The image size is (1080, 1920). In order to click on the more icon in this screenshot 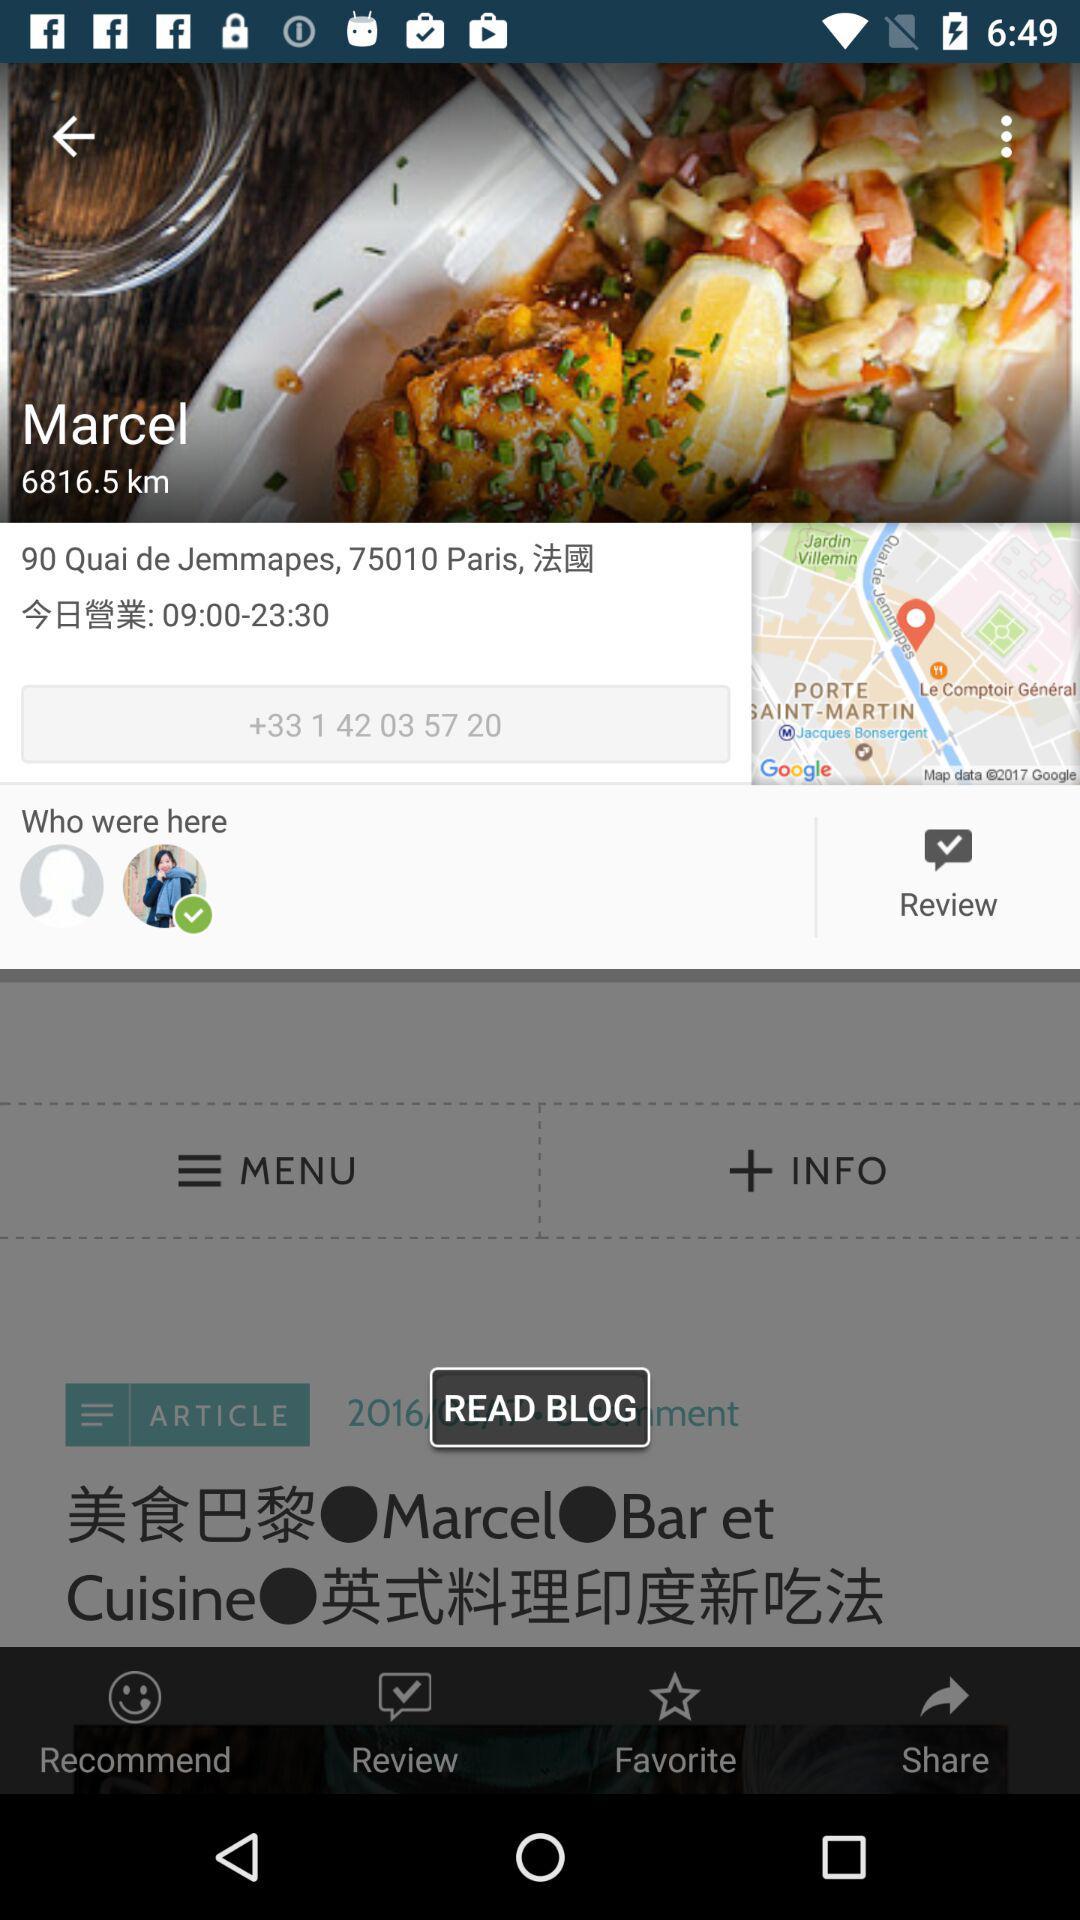, I will do `click(1006, 140)`.